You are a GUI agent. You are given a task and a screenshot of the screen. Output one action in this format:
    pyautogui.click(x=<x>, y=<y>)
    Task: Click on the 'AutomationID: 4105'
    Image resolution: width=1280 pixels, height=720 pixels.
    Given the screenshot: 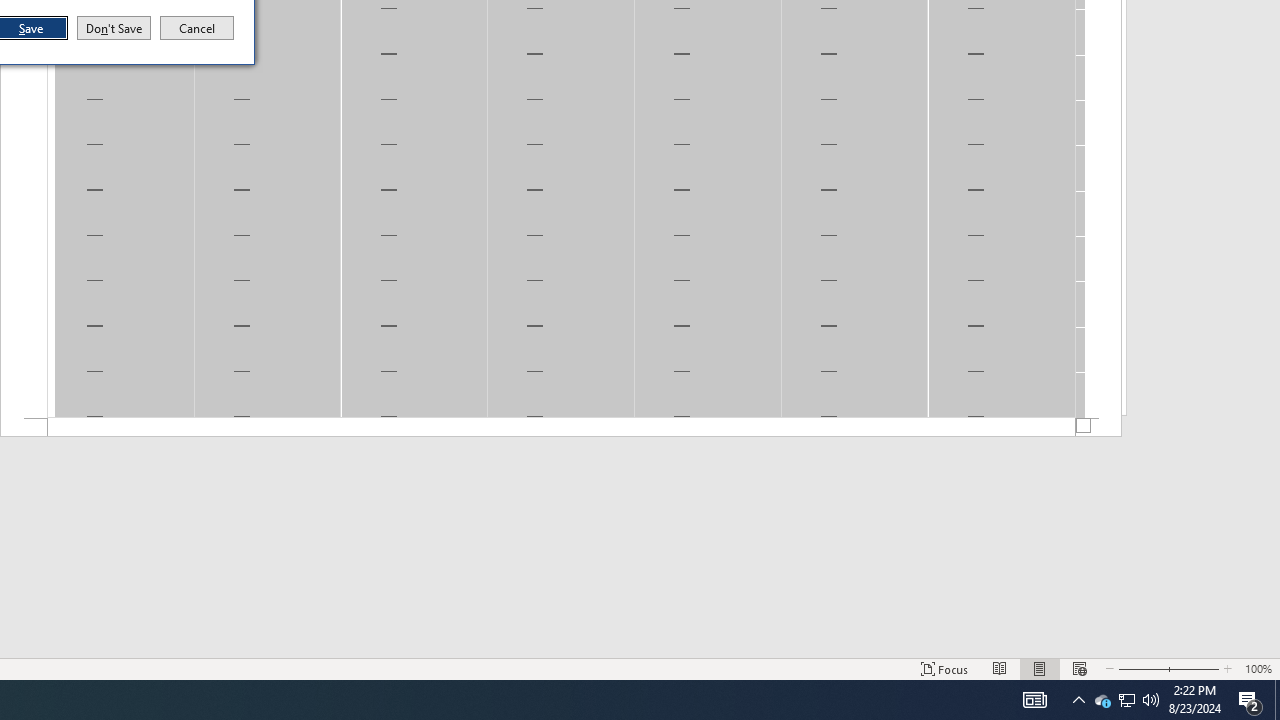 What is the action you would take?
    pyautogui.click(x=1034, y=698)
    